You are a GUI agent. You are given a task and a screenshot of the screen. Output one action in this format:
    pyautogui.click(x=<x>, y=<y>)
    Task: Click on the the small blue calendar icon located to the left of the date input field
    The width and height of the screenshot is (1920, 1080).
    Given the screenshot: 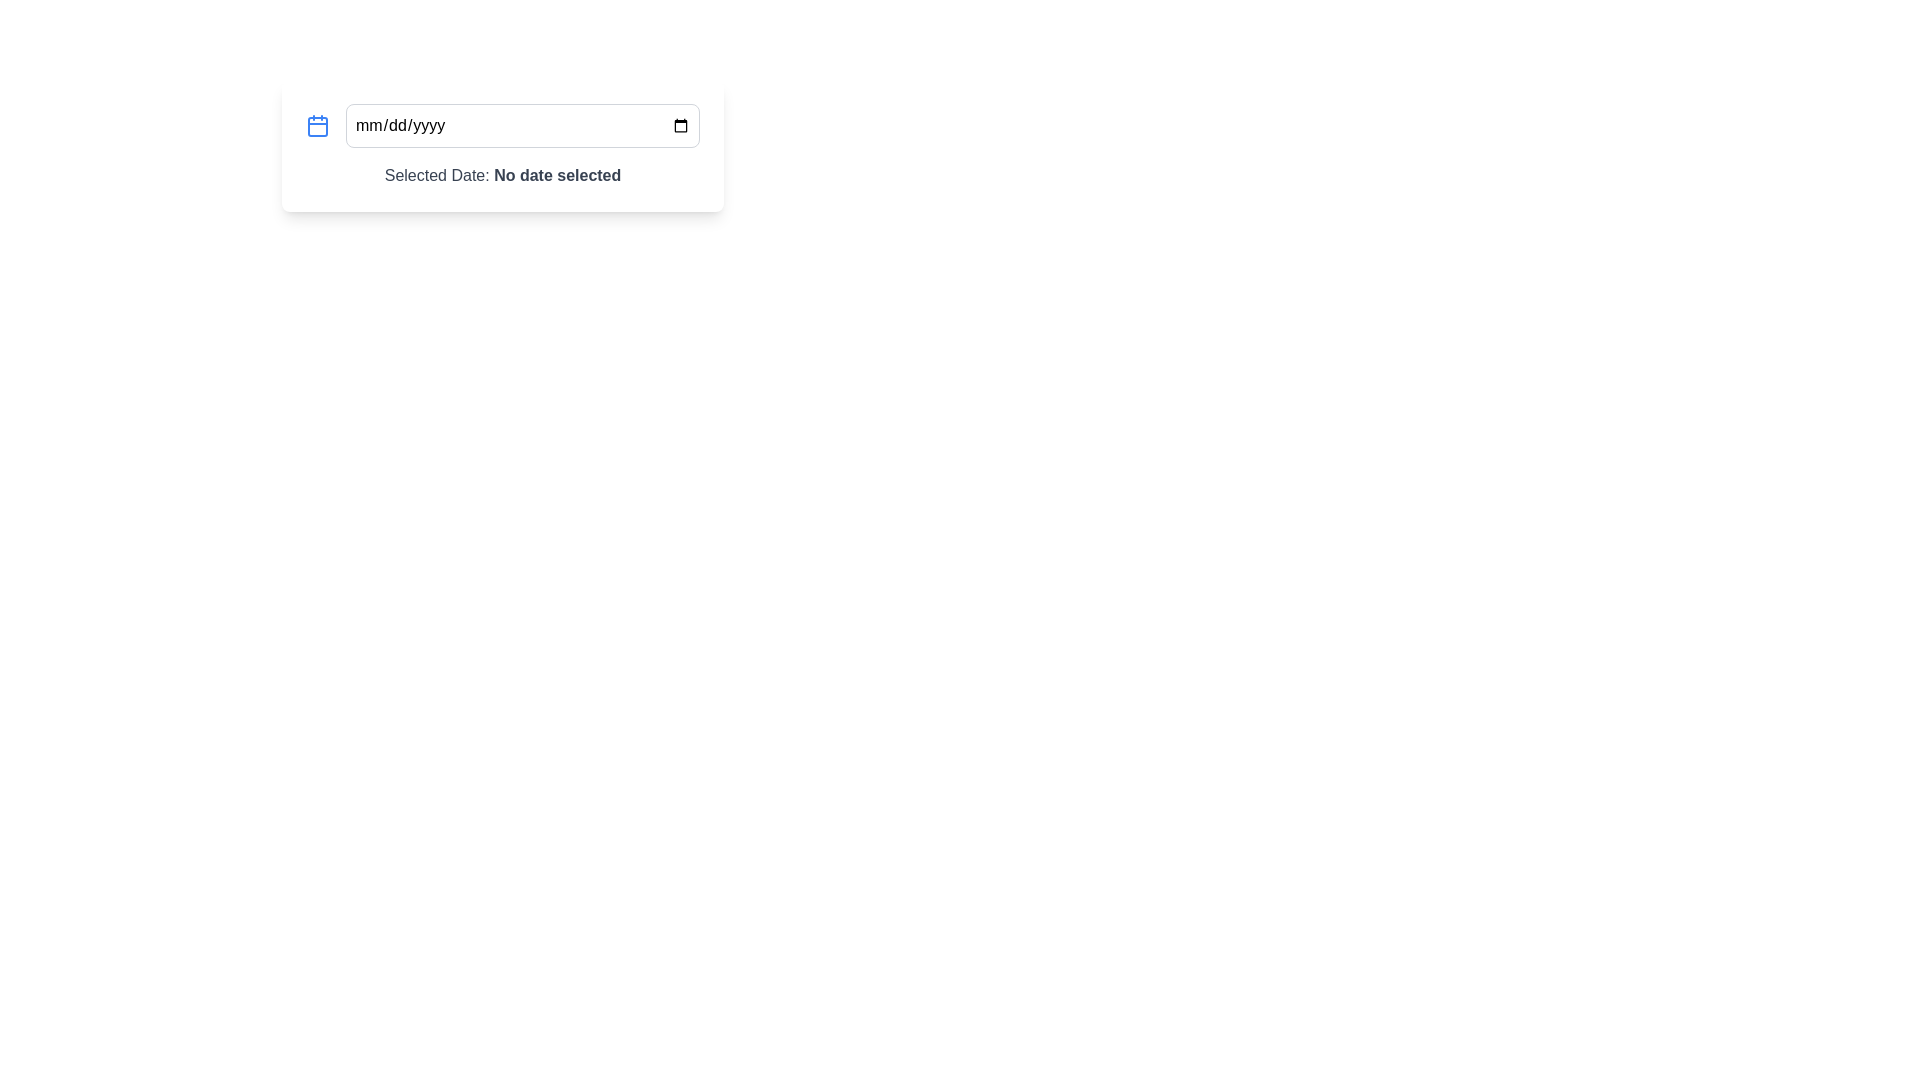 What is the action you would take?
    pyautogui.click(x=316, y=126)
    